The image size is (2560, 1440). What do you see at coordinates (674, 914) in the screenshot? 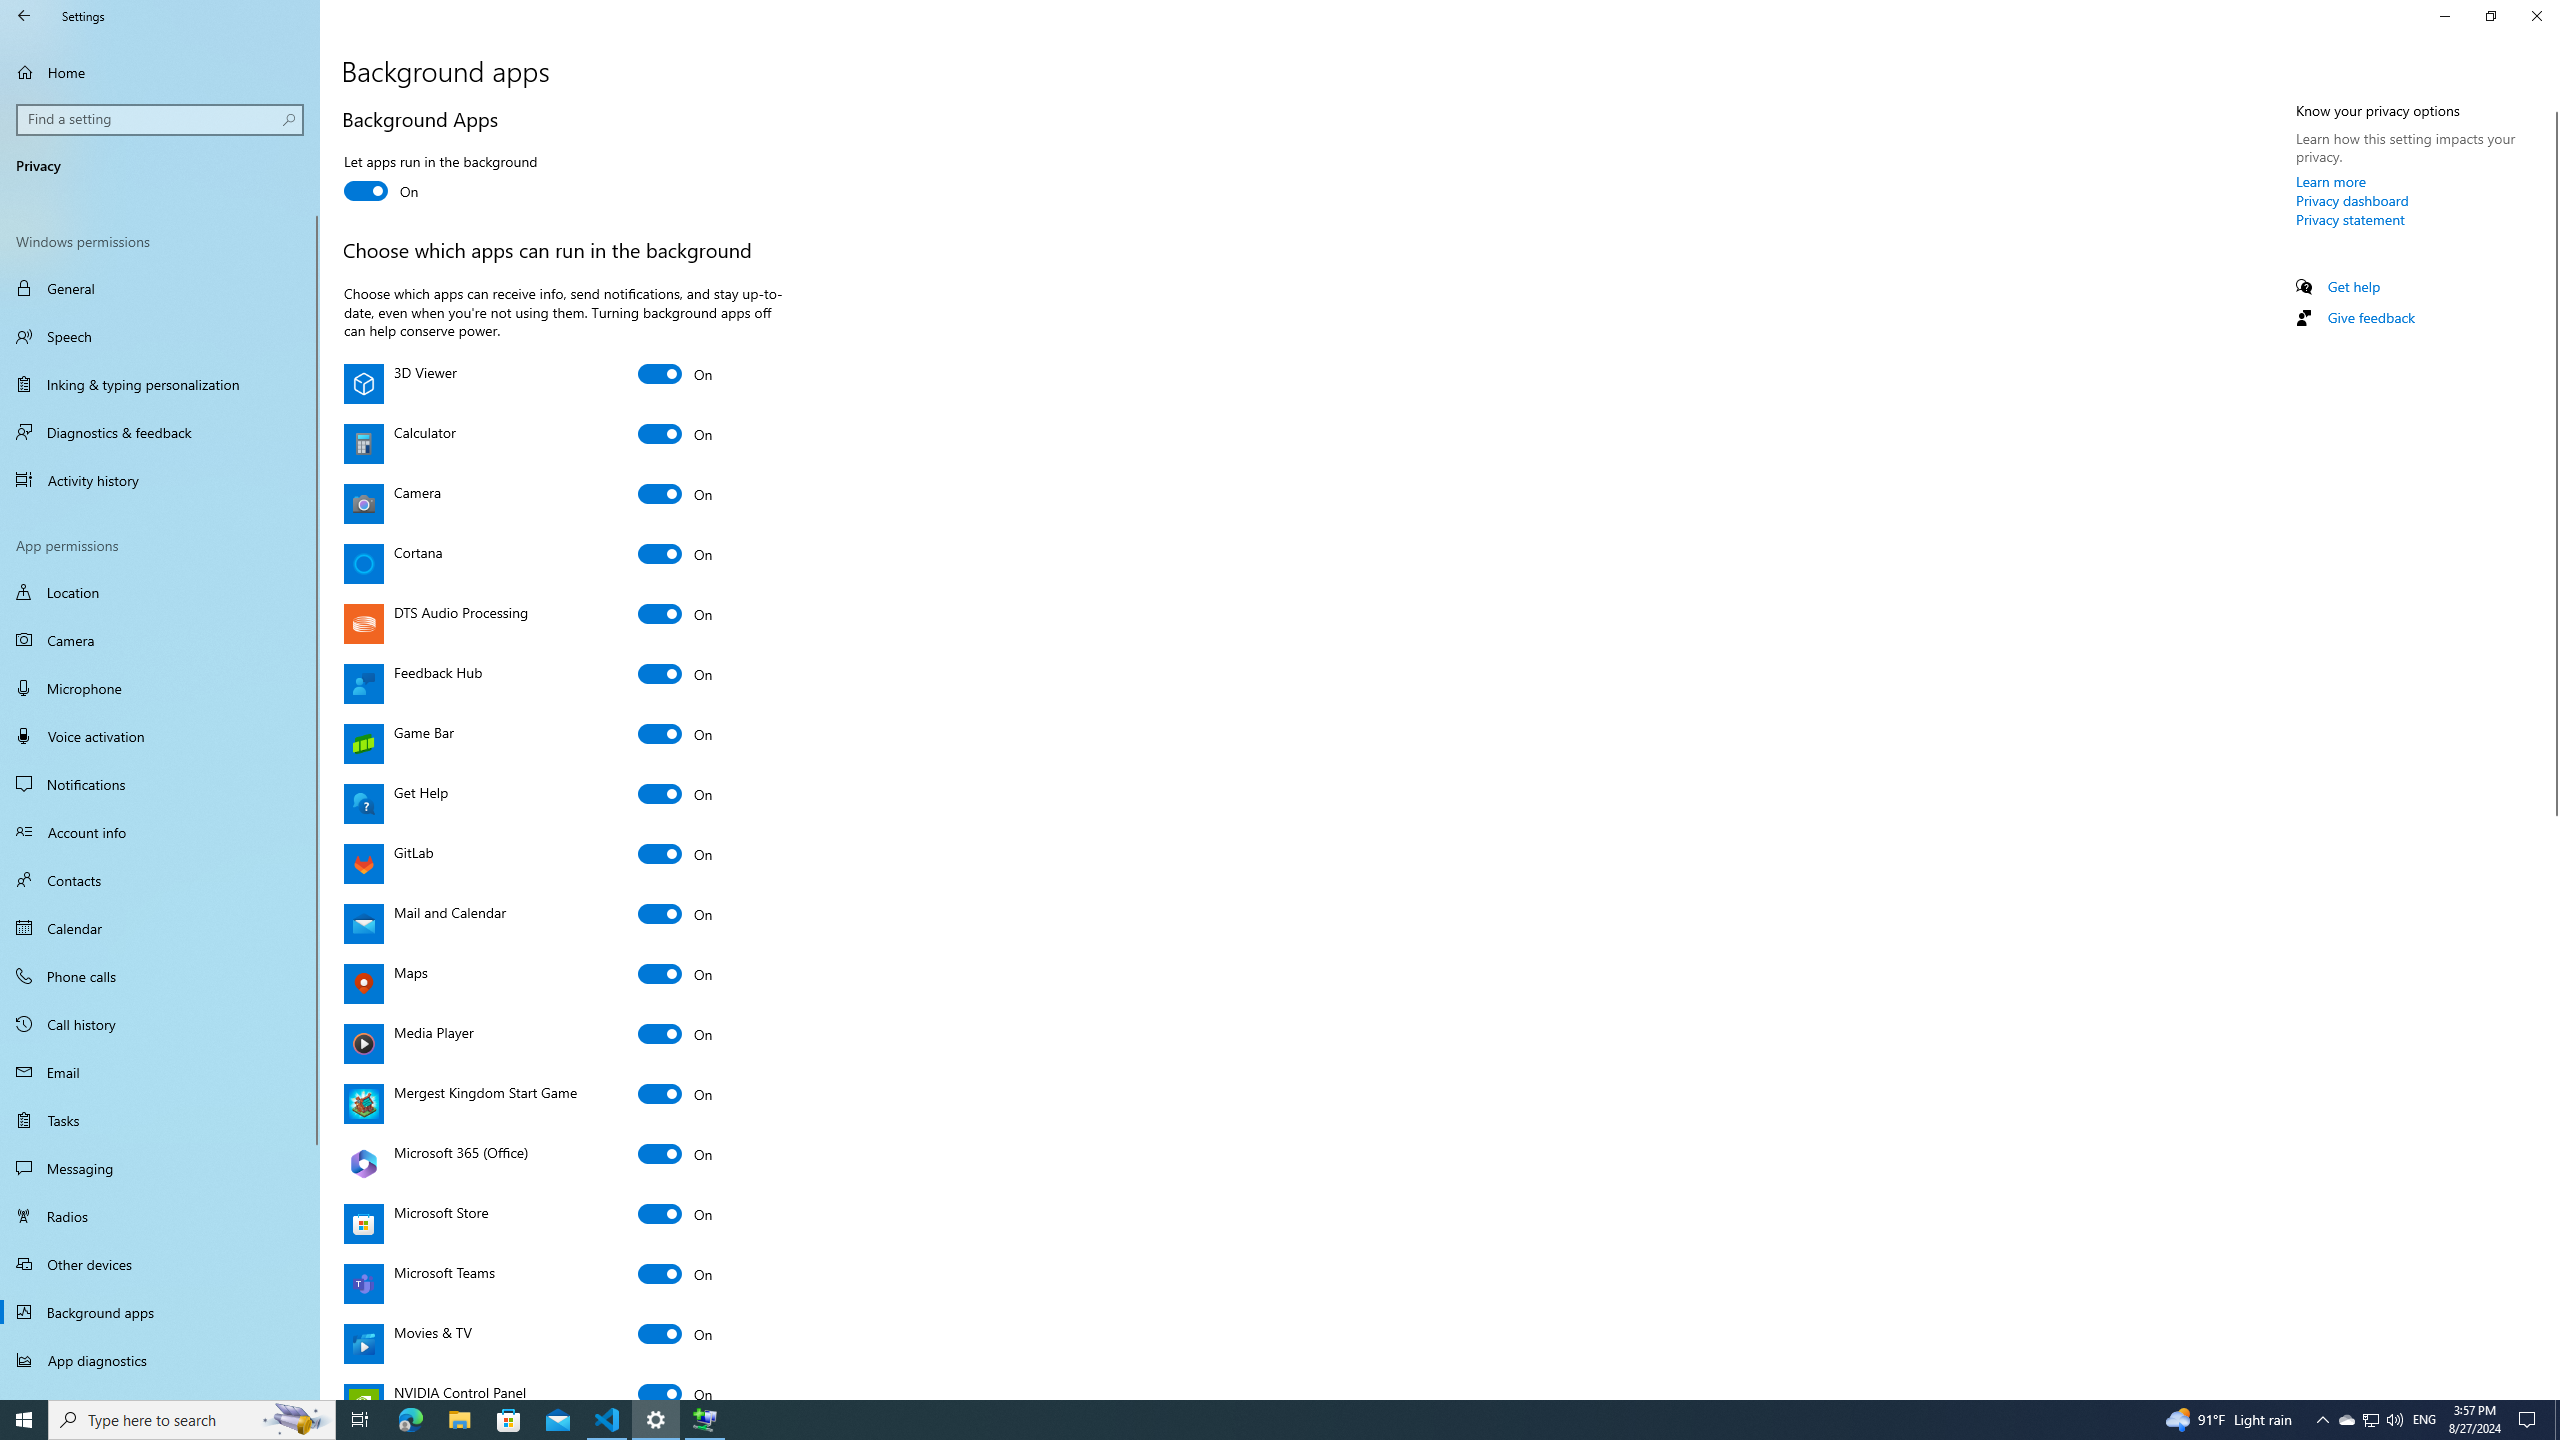
I see `'Mail and Calendar'` at bounding box center [674, 914].